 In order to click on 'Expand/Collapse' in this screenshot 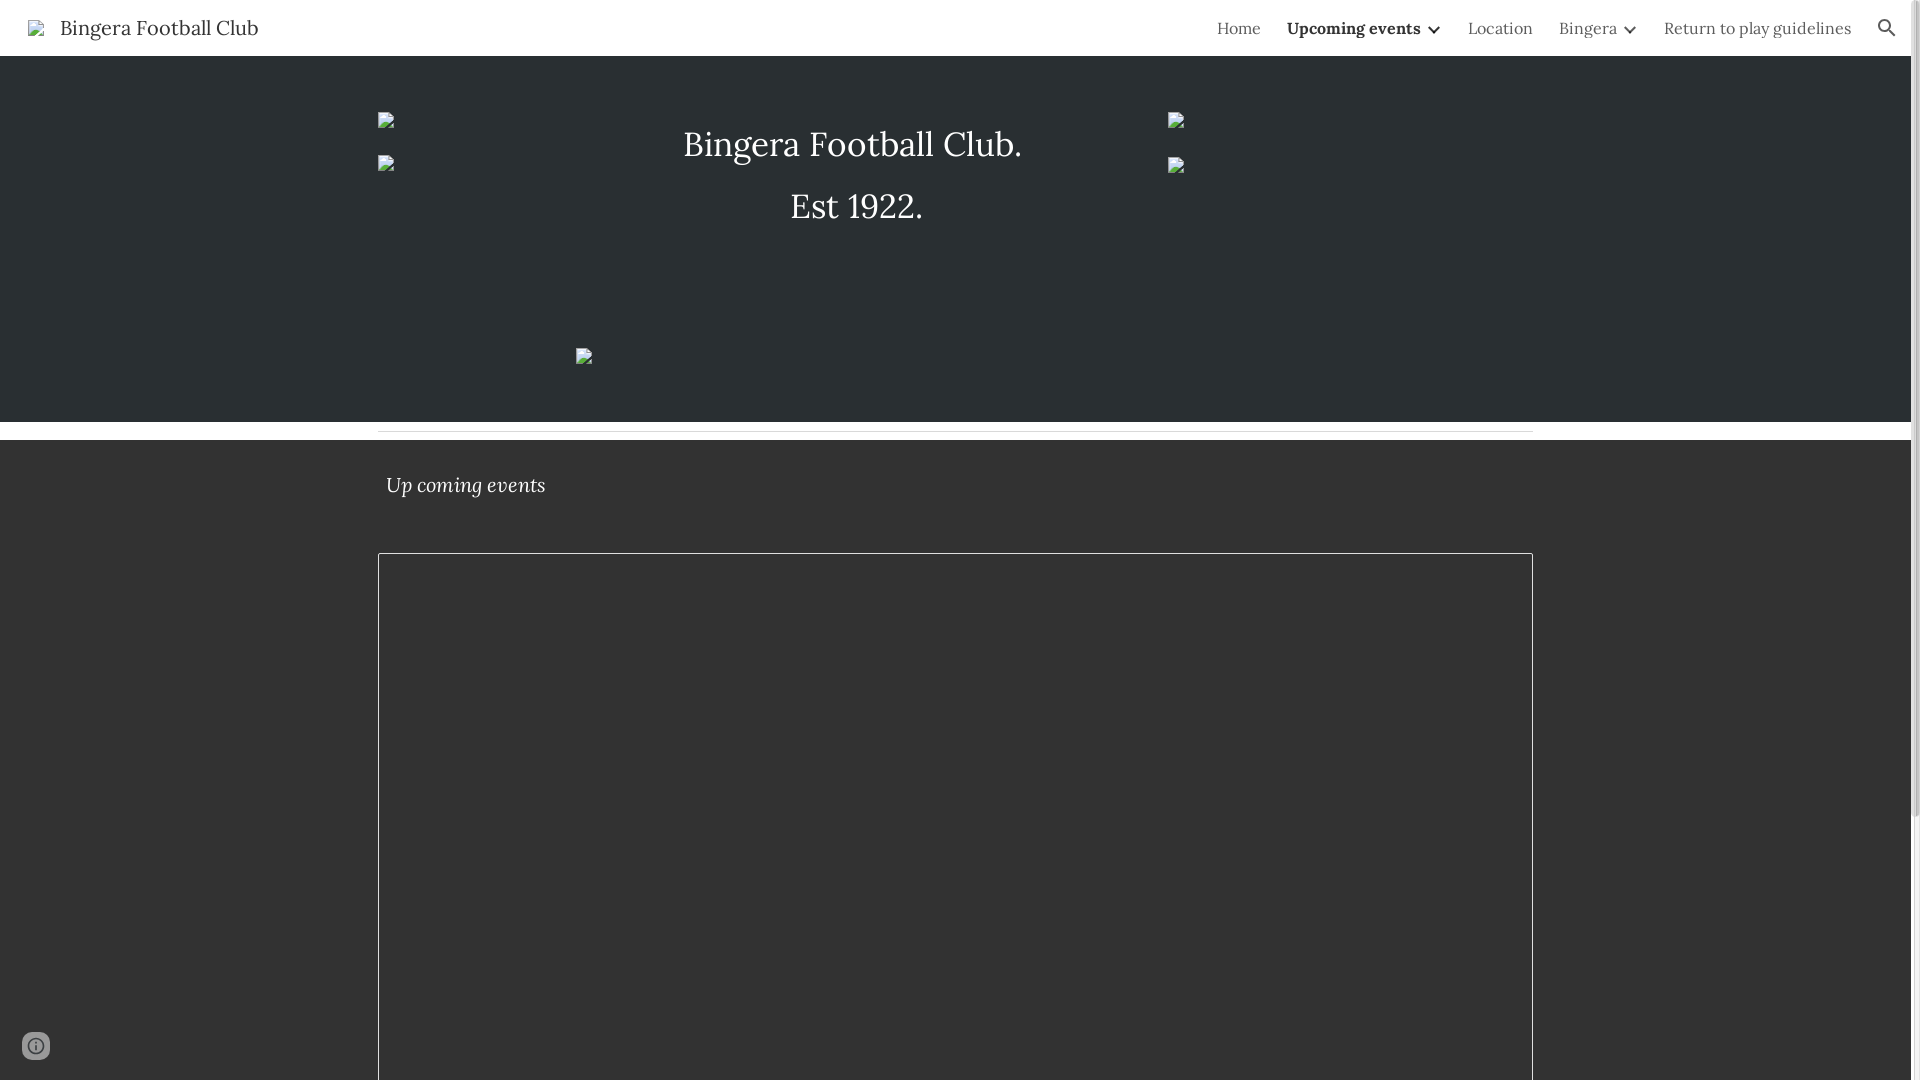, I will do `click(1628, 27)`.